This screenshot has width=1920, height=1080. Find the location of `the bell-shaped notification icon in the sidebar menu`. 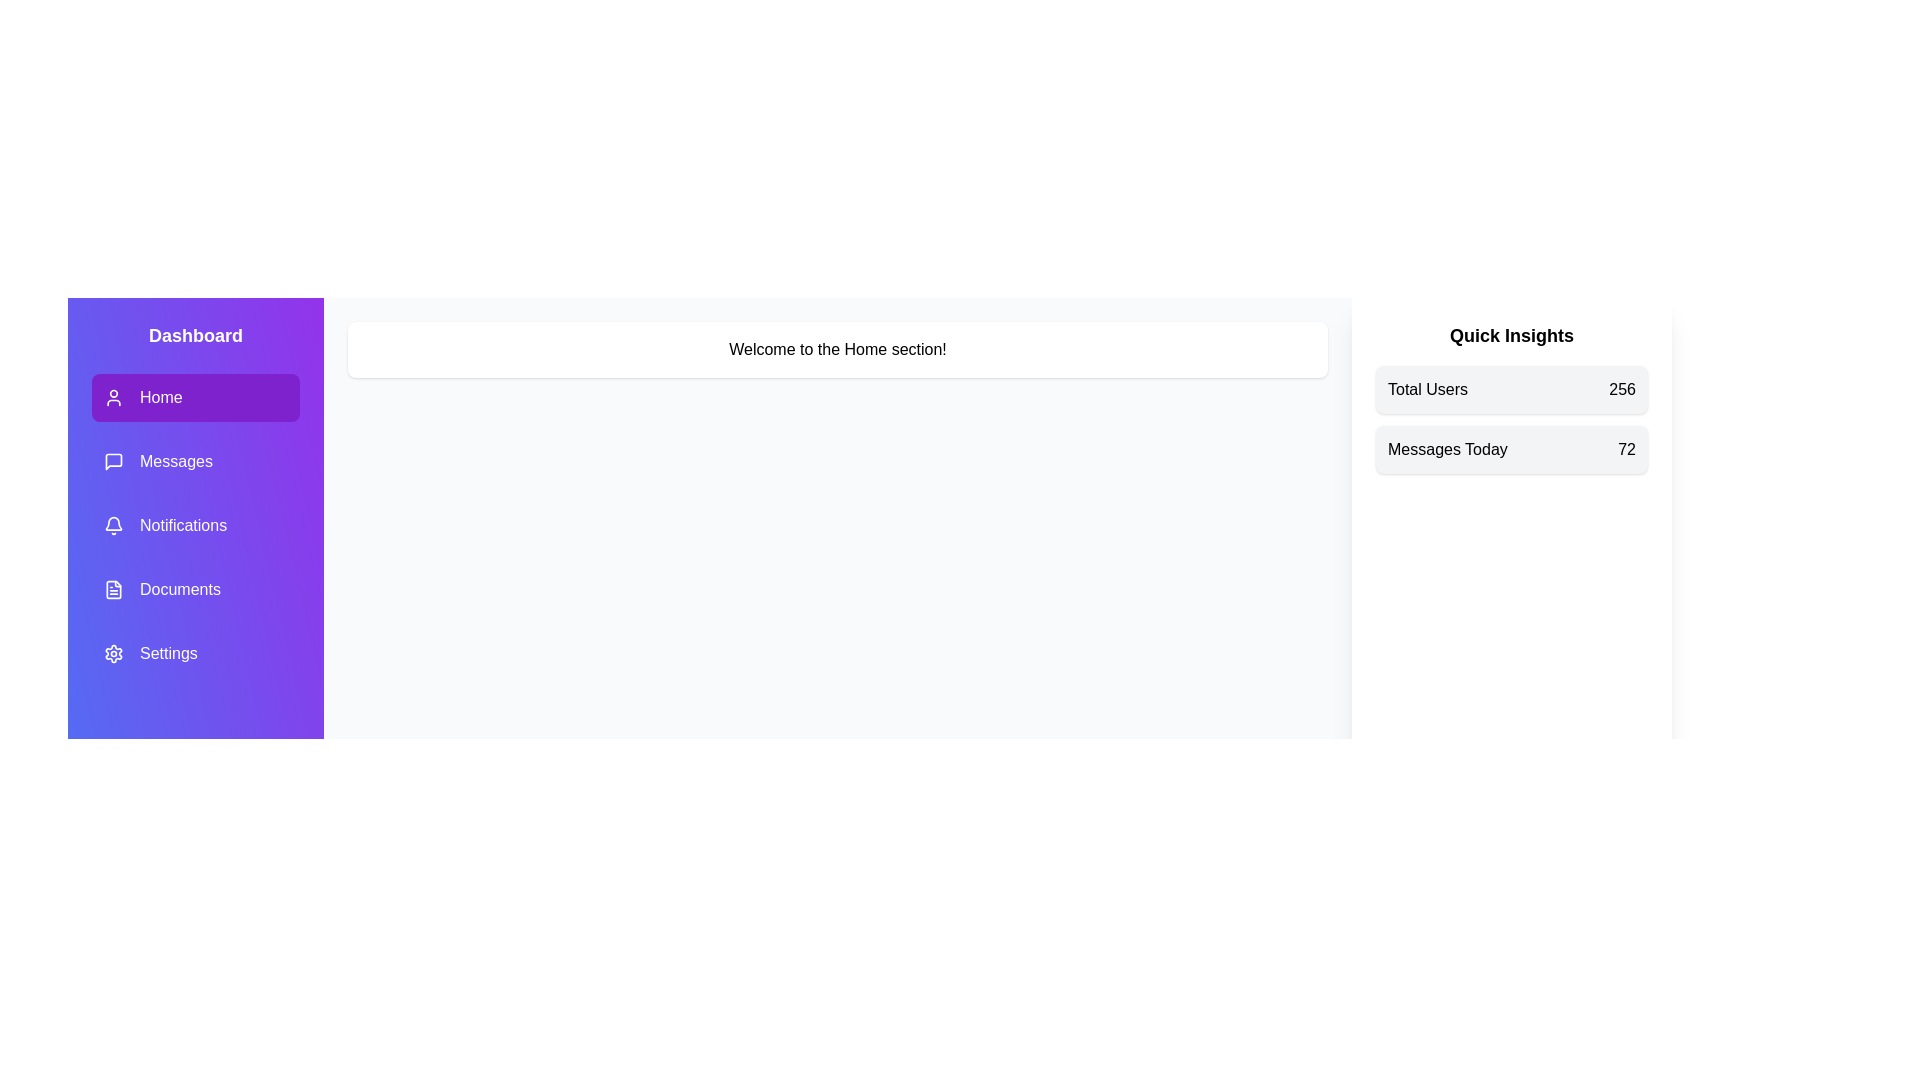

the bell-shaped notification icon in the sidebar menu is located at coordinates (113, 522).